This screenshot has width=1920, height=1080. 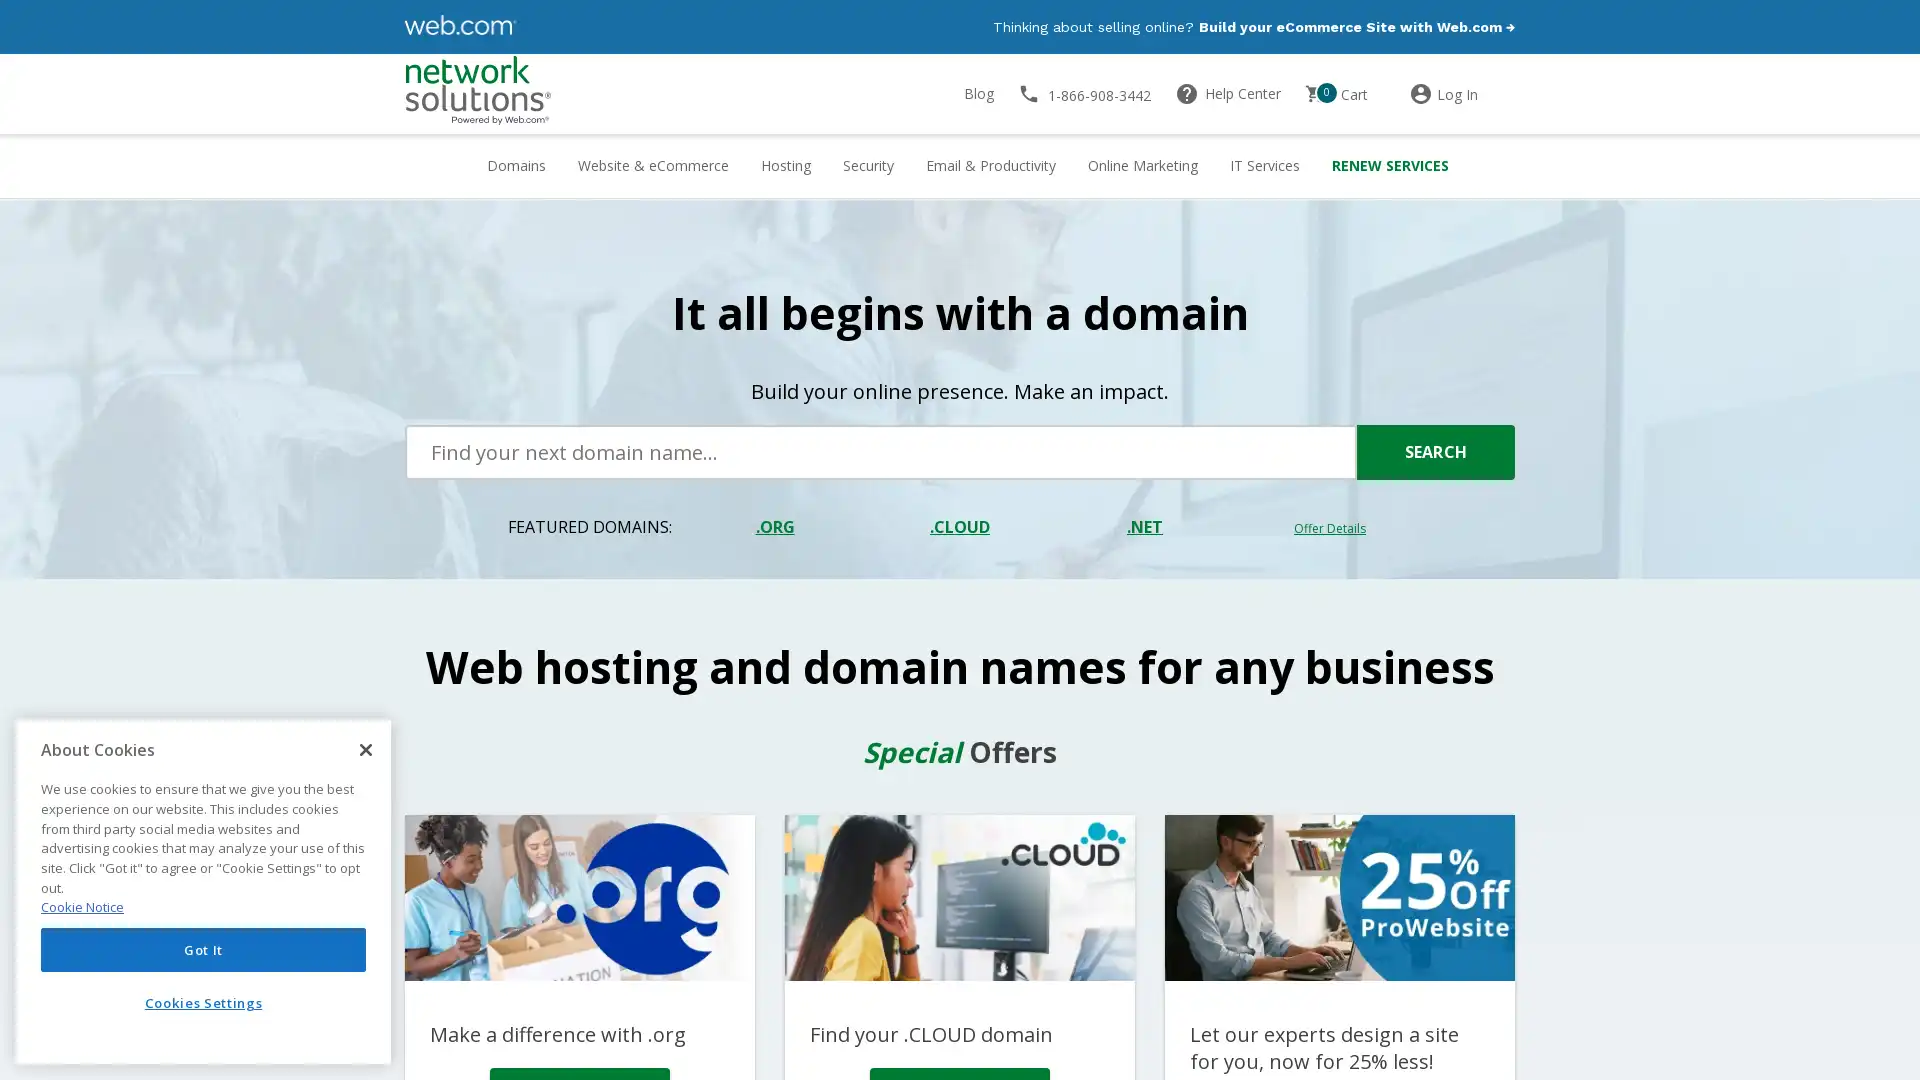 I want to click on Explore your accessibility options, so click(x=32, y=978).